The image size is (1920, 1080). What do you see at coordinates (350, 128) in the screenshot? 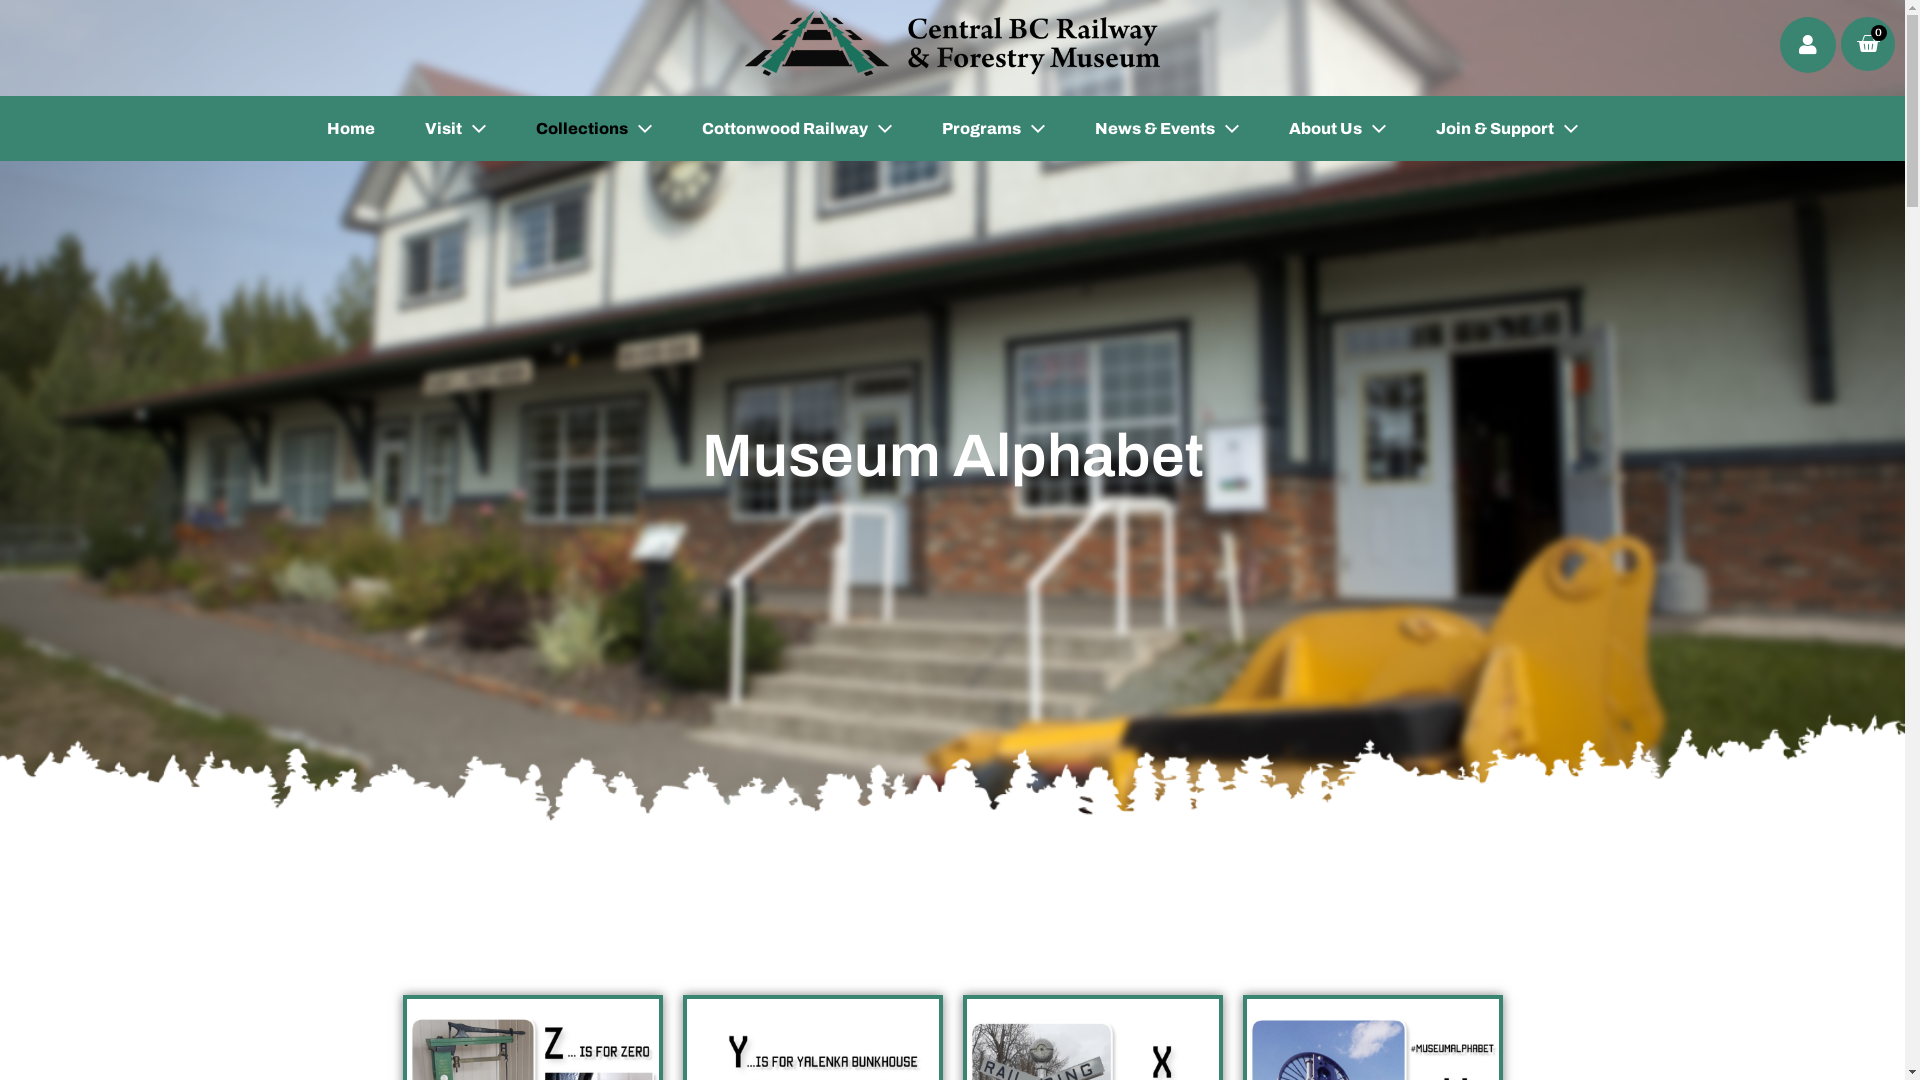
I see `'Home'` at bounding box center [350, 128].